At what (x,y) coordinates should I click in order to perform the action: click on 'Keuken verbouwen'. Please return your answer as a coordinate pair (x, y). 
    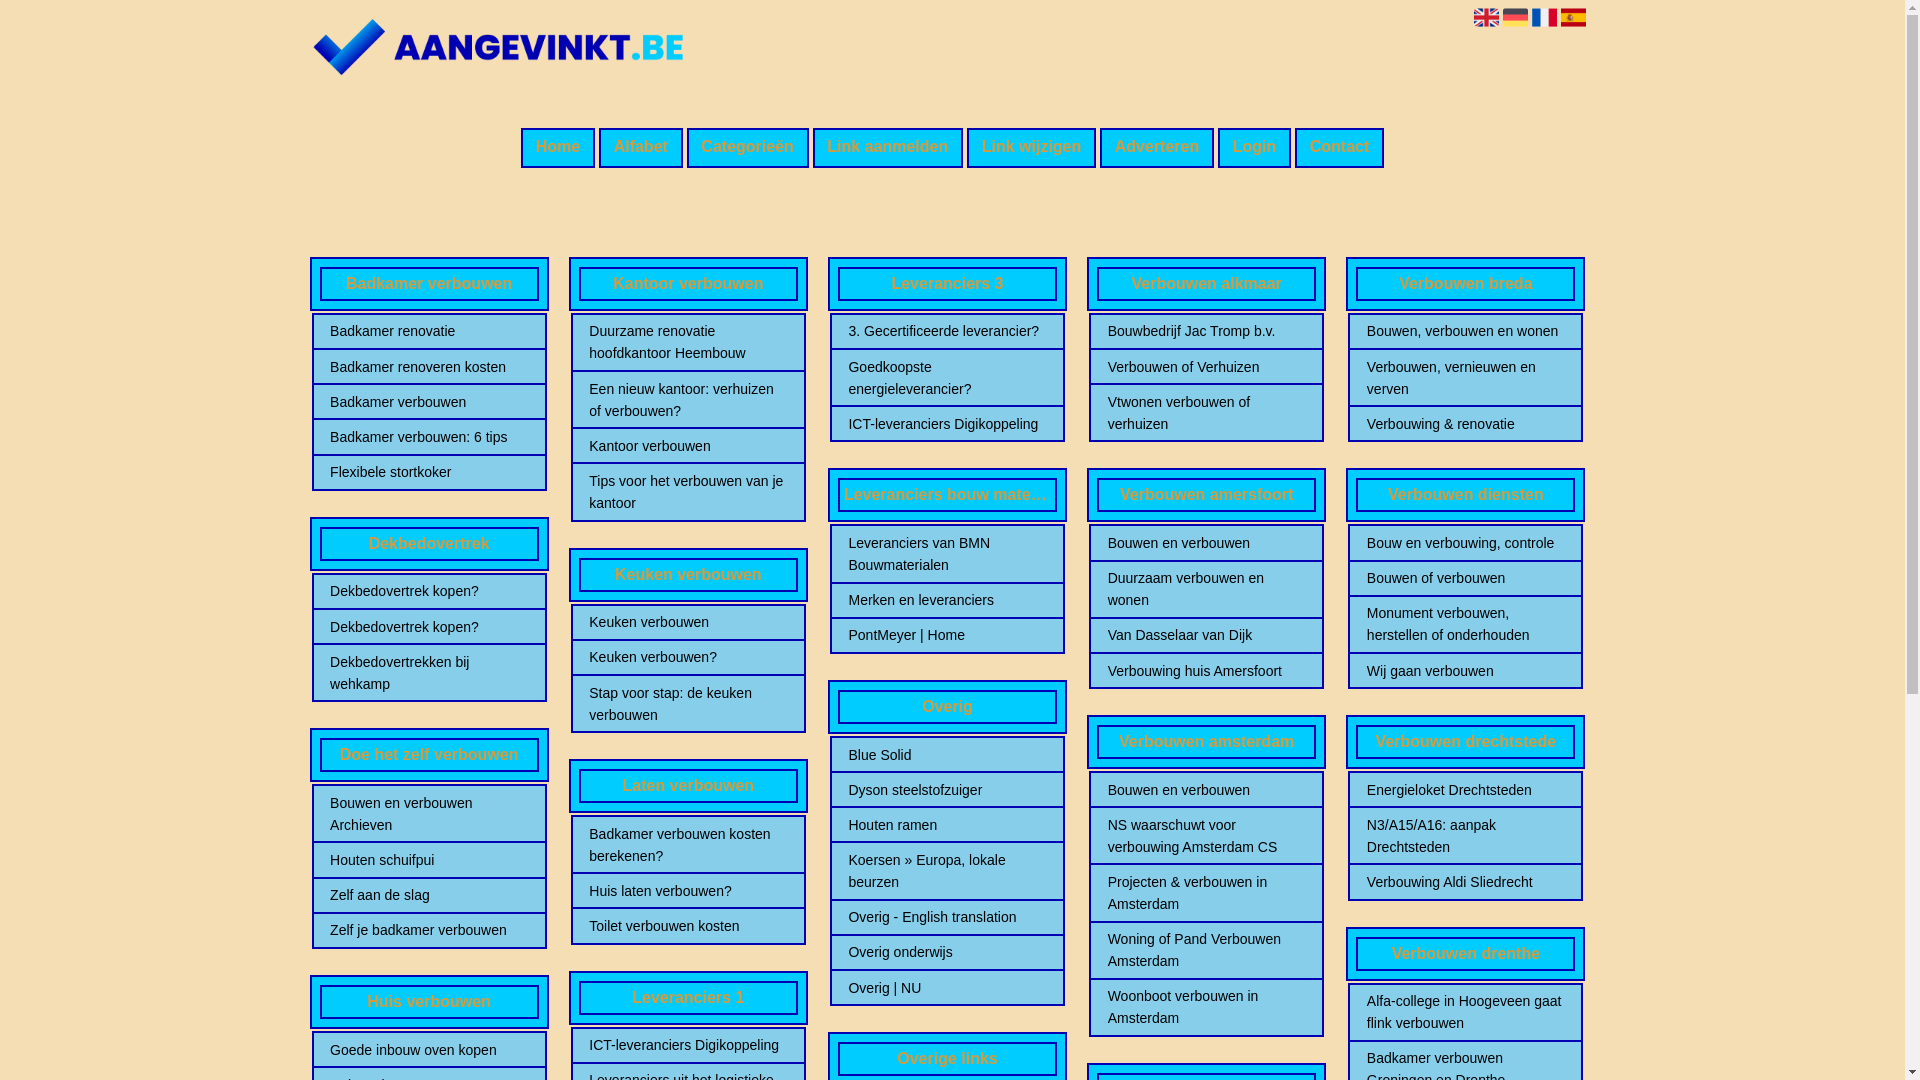
    Looking at the image, I should click on (687, 620).